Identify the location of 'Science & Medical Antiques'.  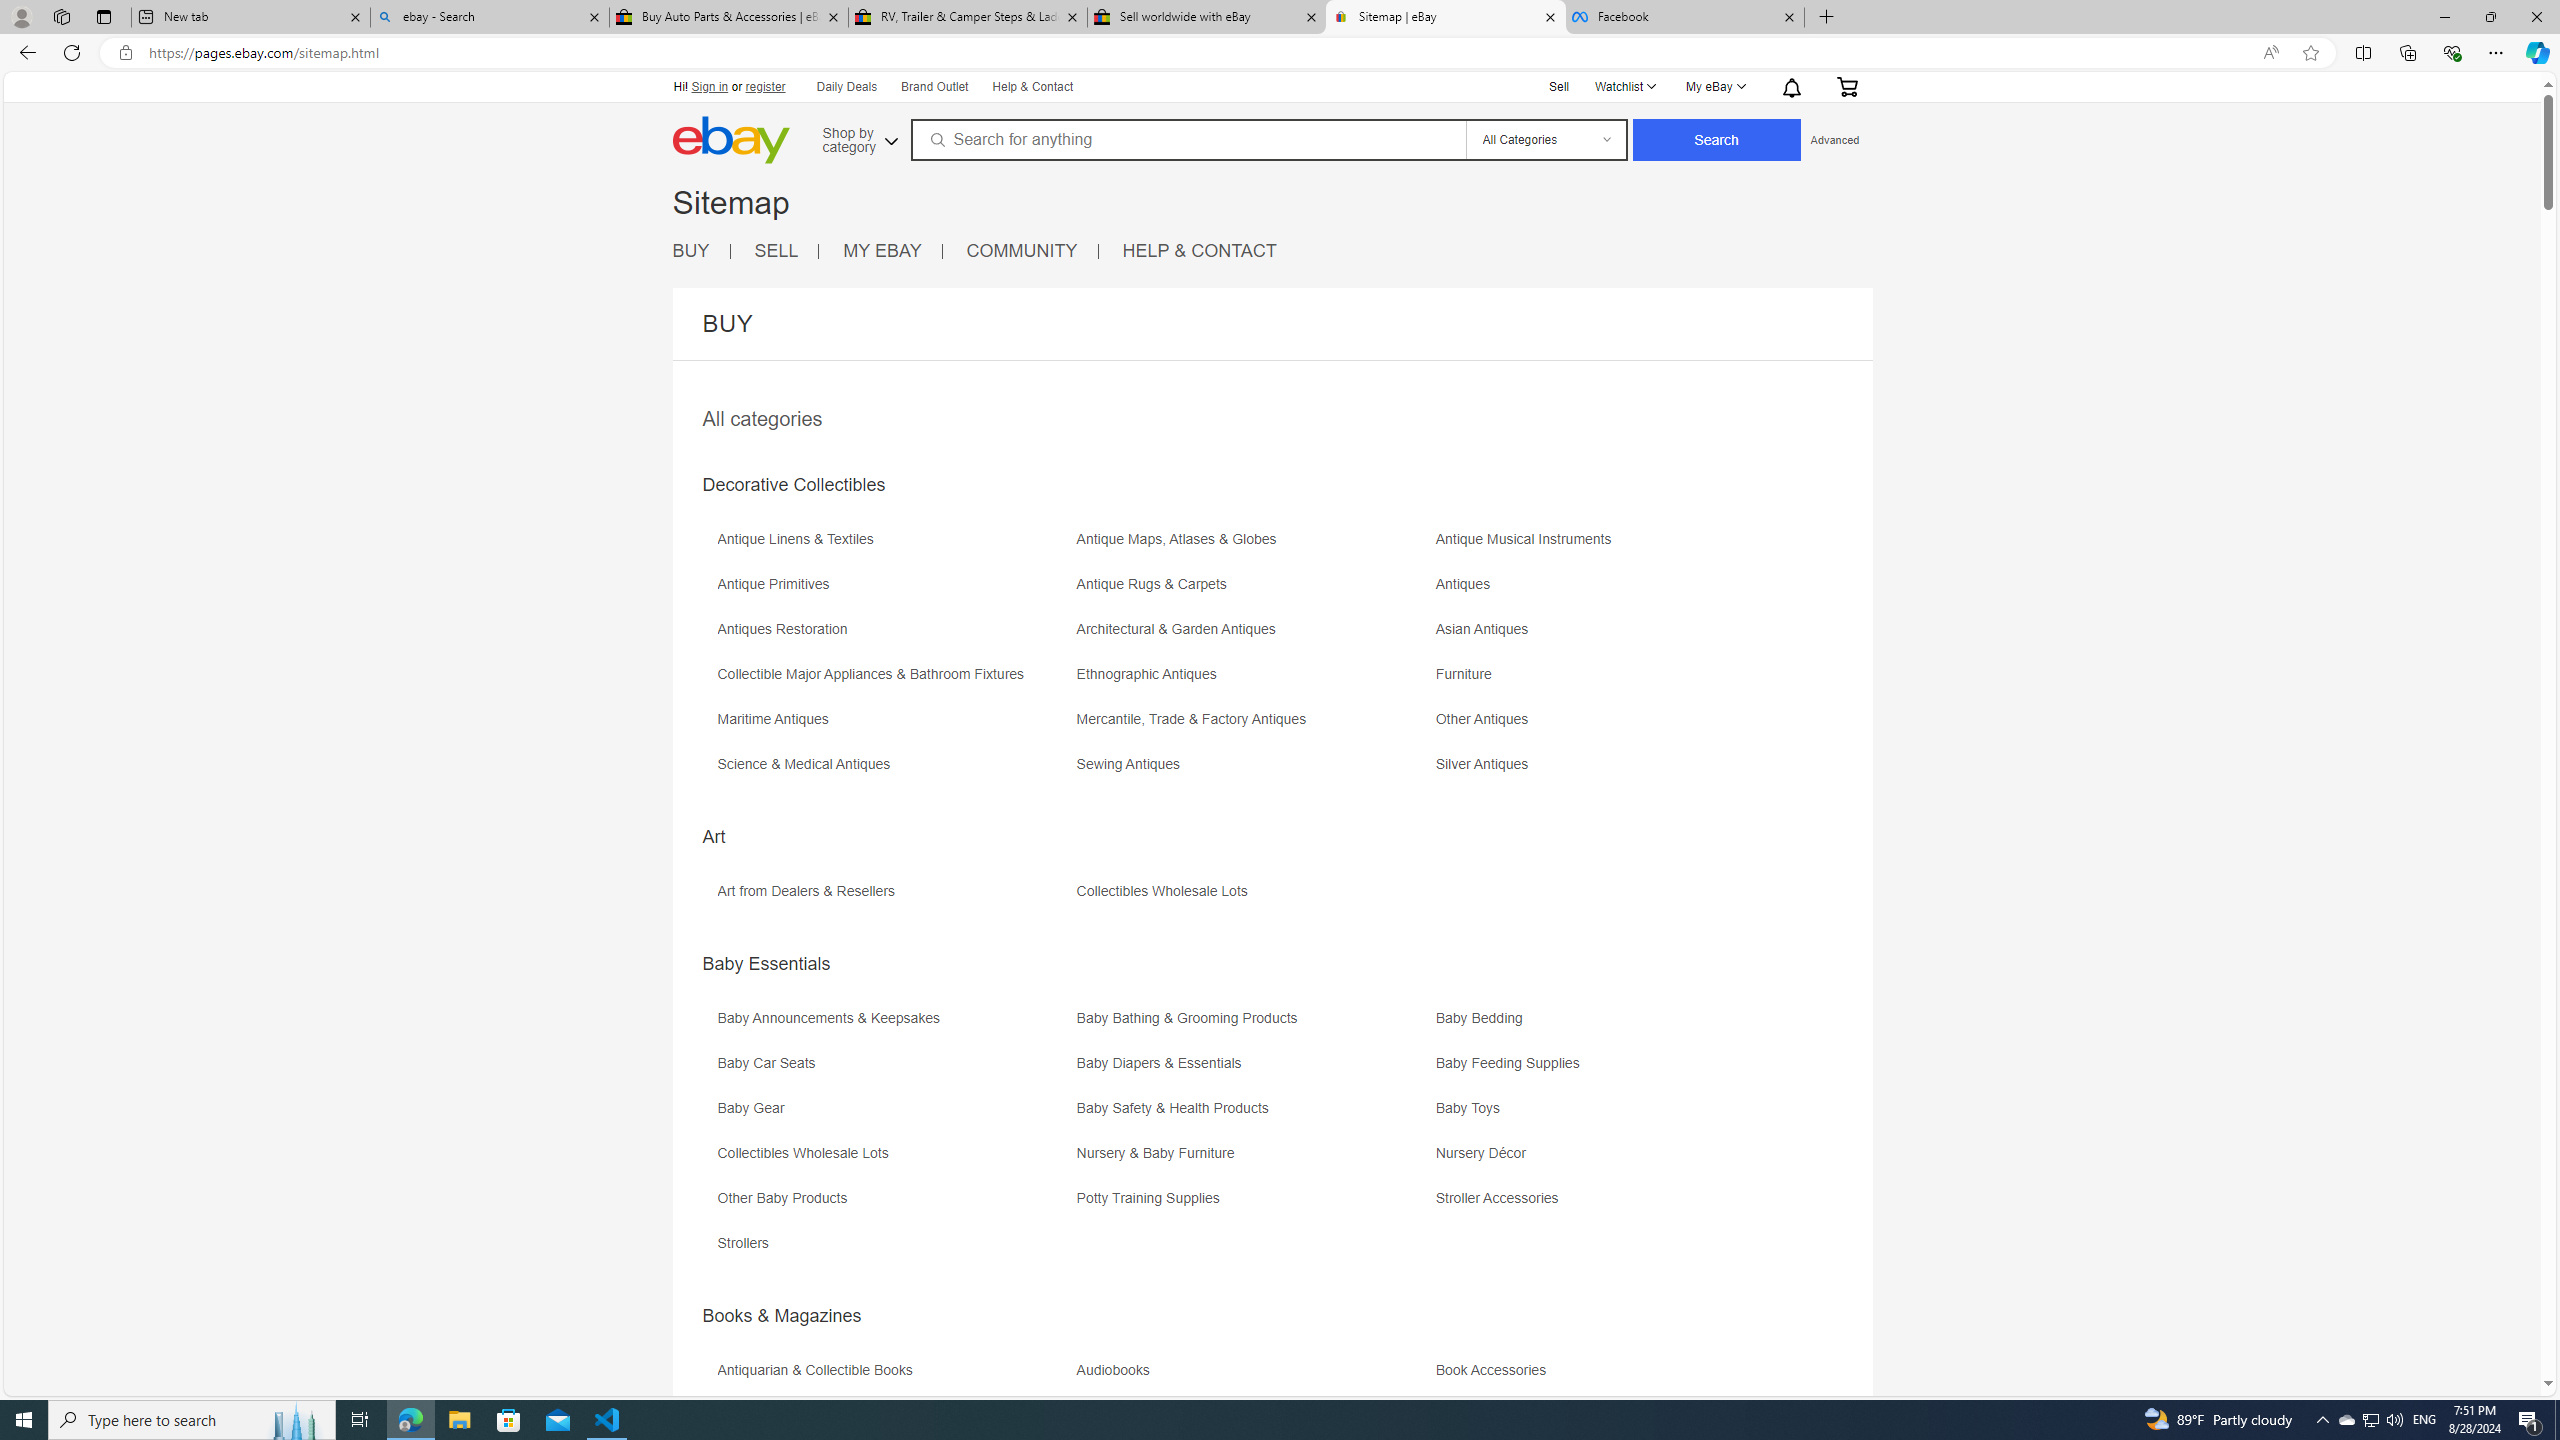
(807, 763).